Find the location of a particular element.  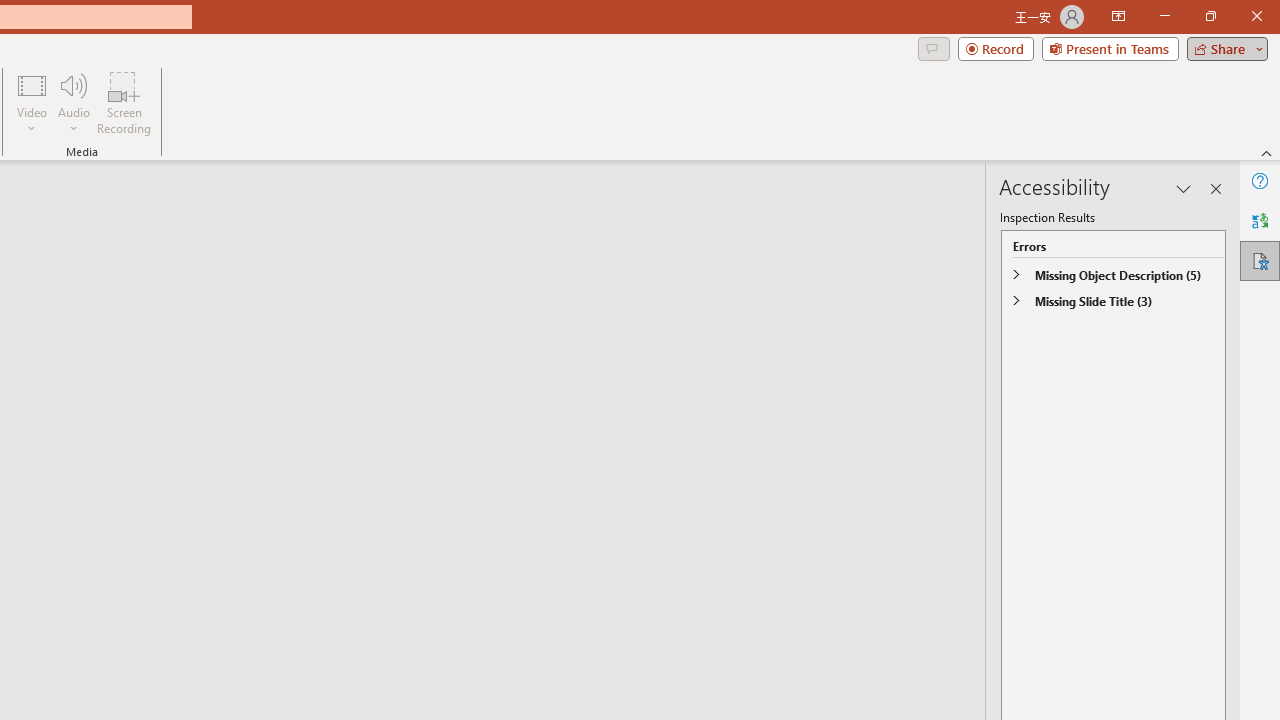

'Comments' is located at coordinates (932, 47).